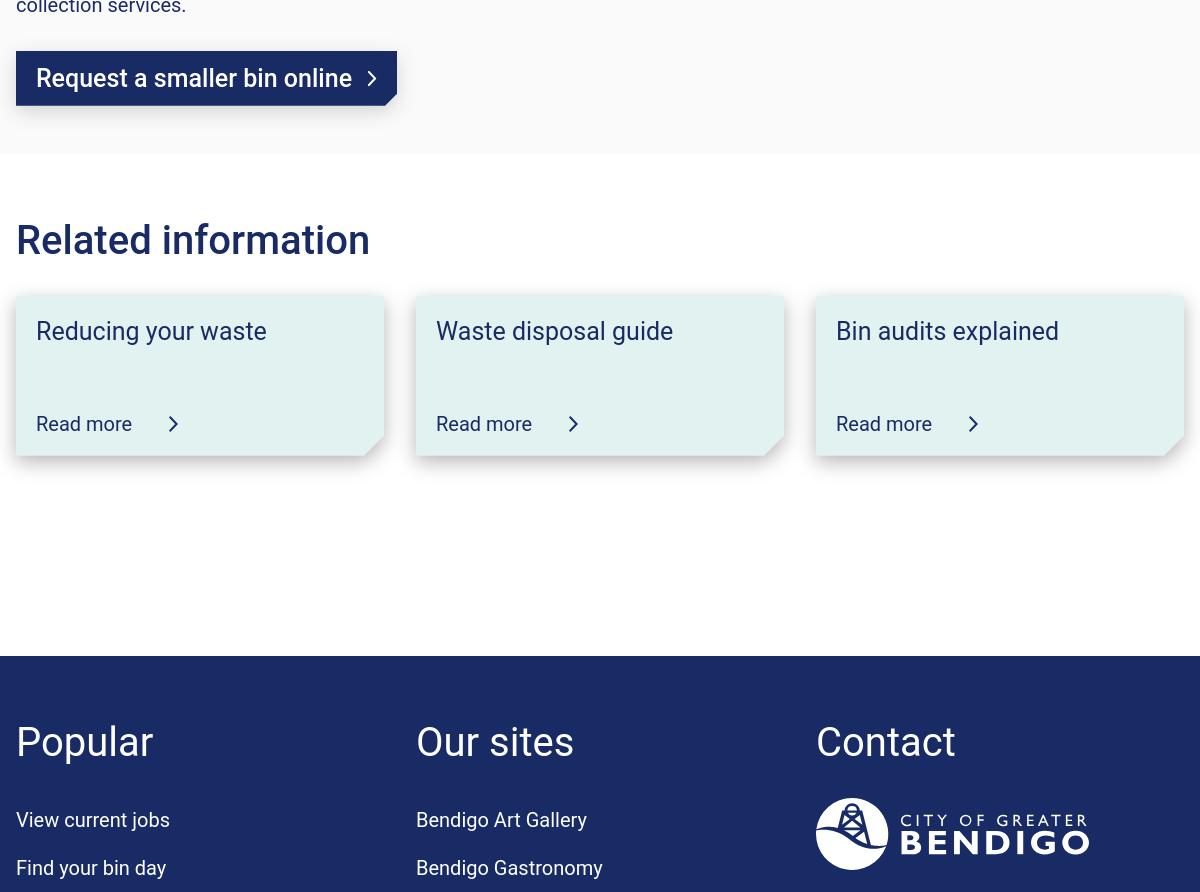 Image resolution: width=1200 pixels, height=892 pixels. What do you see at coordinates (84, 741) in the screenshot?
I see `'Popular'` at bounding box center [84, 741].